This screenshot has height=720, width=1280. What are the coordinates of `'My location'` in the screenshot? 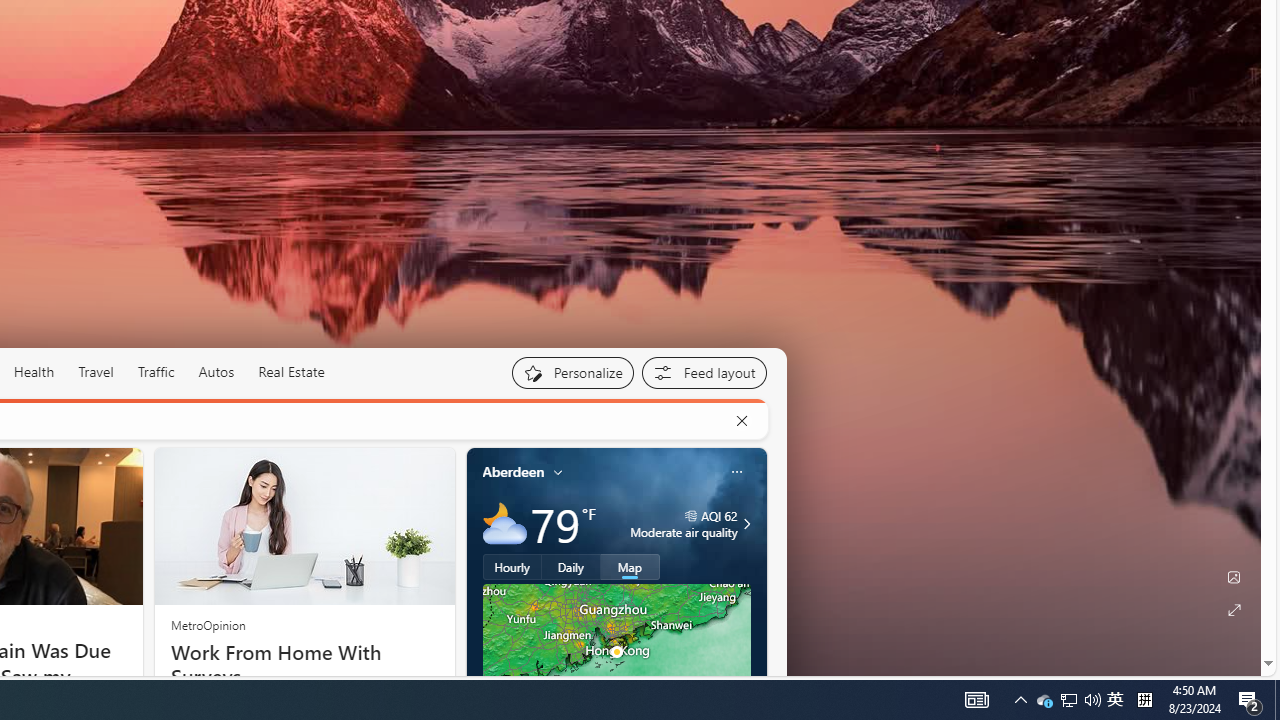 It's located at (558, 471).